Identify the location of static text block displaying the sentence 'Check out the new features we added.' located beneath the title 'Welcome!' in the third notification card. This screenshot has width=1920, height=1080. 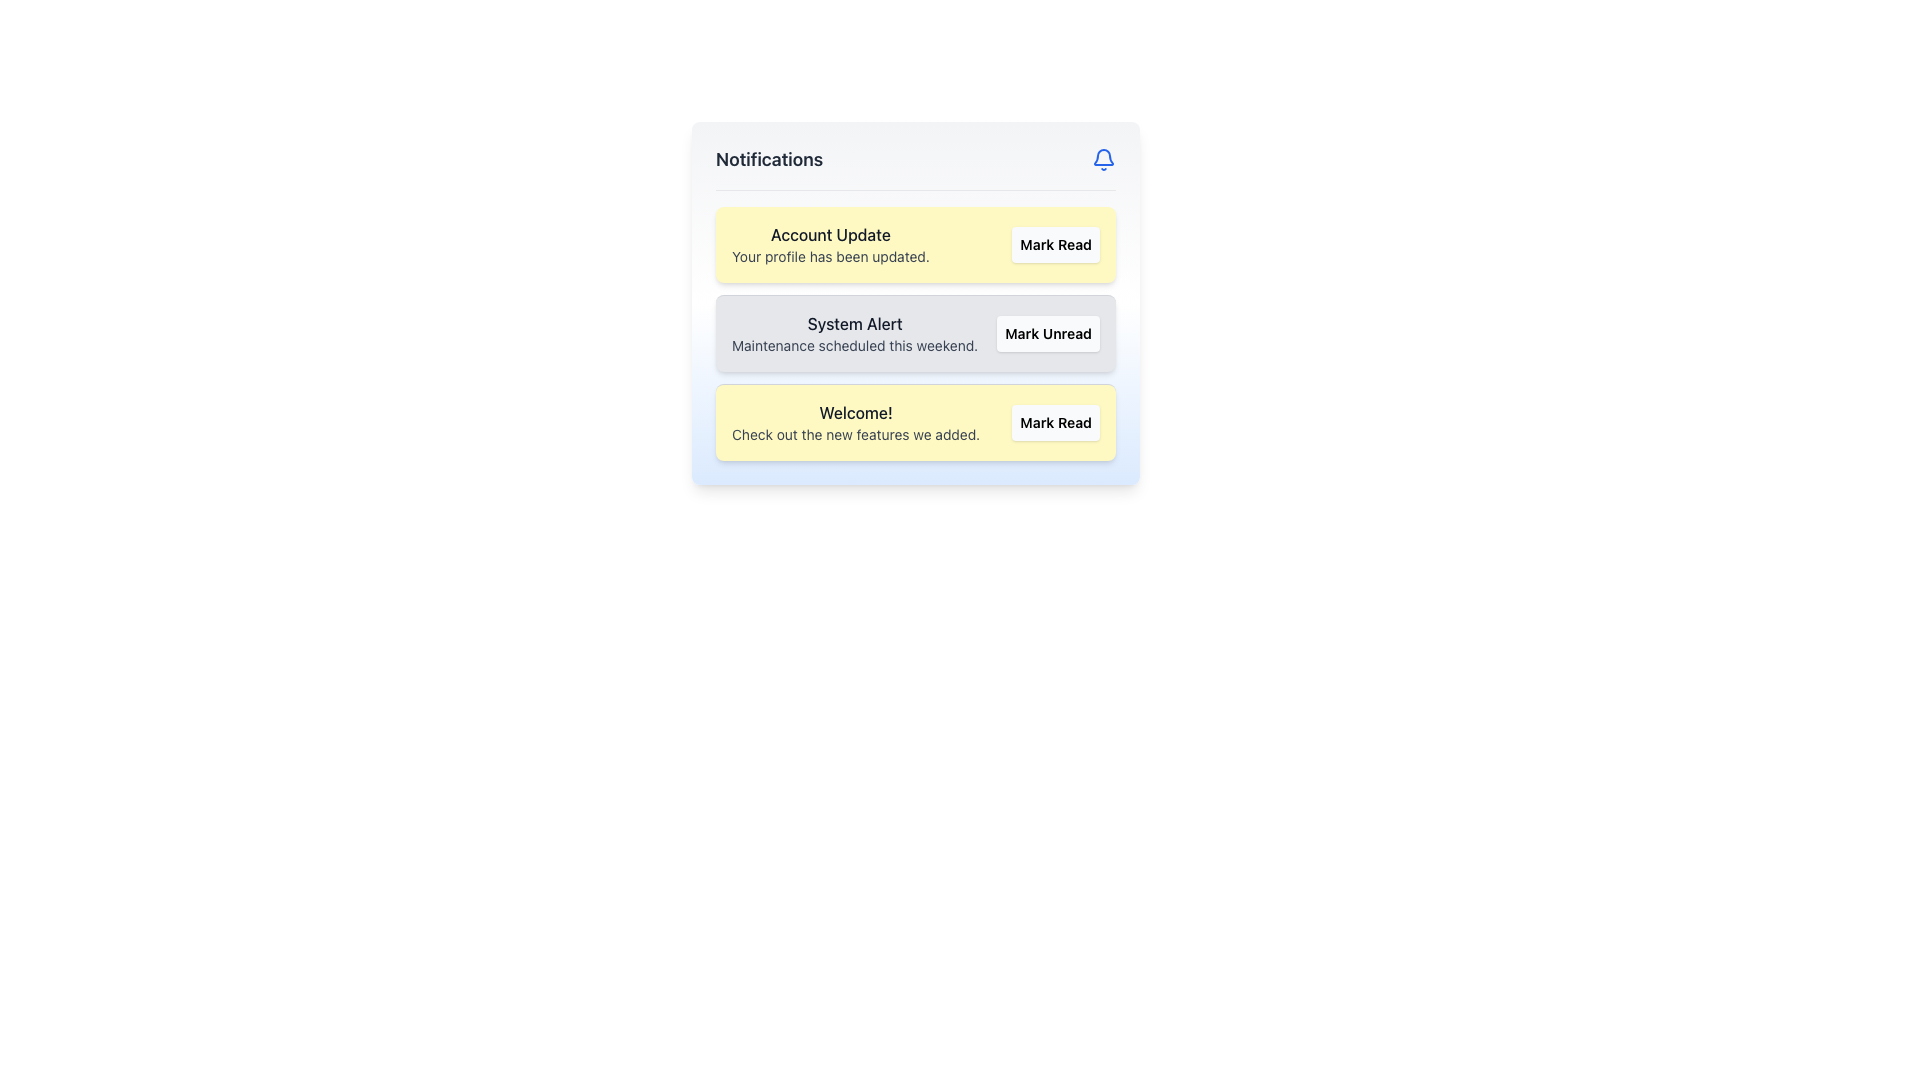
(856, 434).